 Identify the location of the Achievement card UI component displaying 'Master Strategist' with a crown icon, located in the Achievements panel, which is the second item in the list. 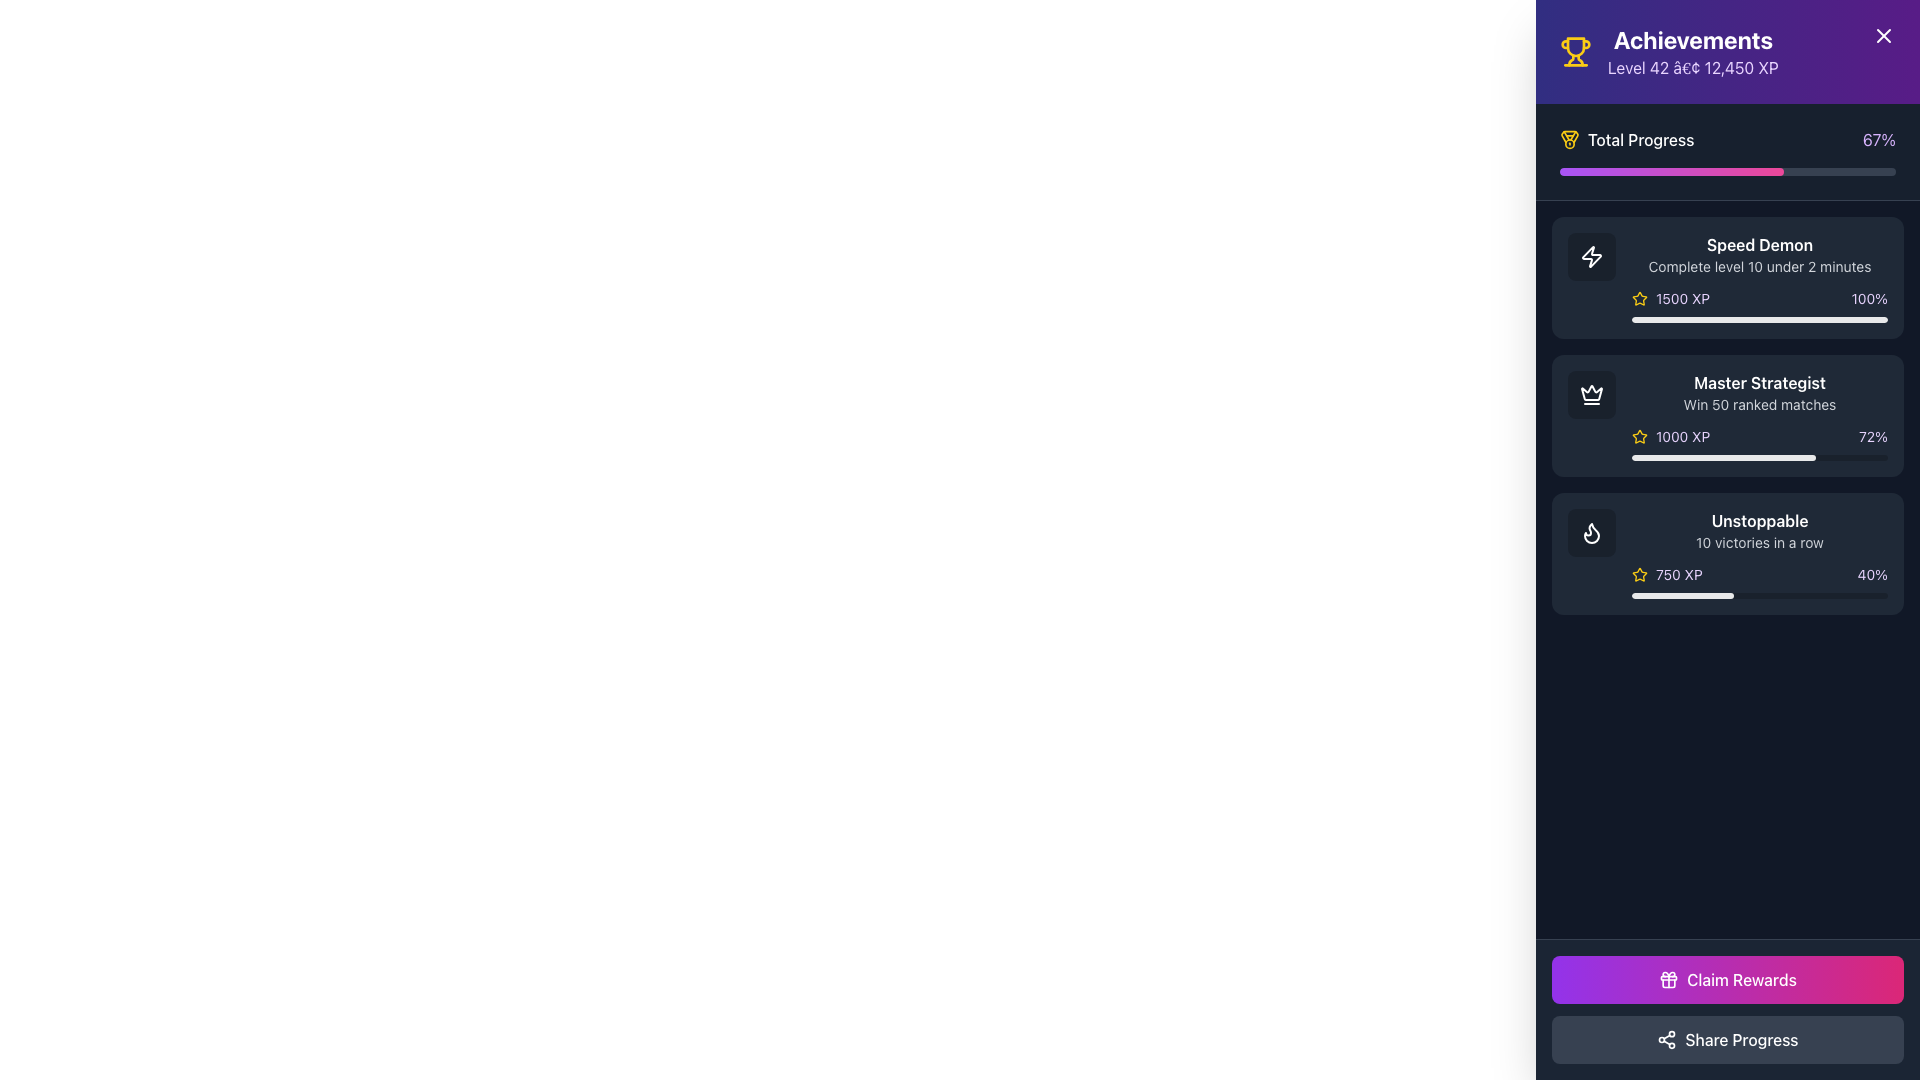
(1727, 415).